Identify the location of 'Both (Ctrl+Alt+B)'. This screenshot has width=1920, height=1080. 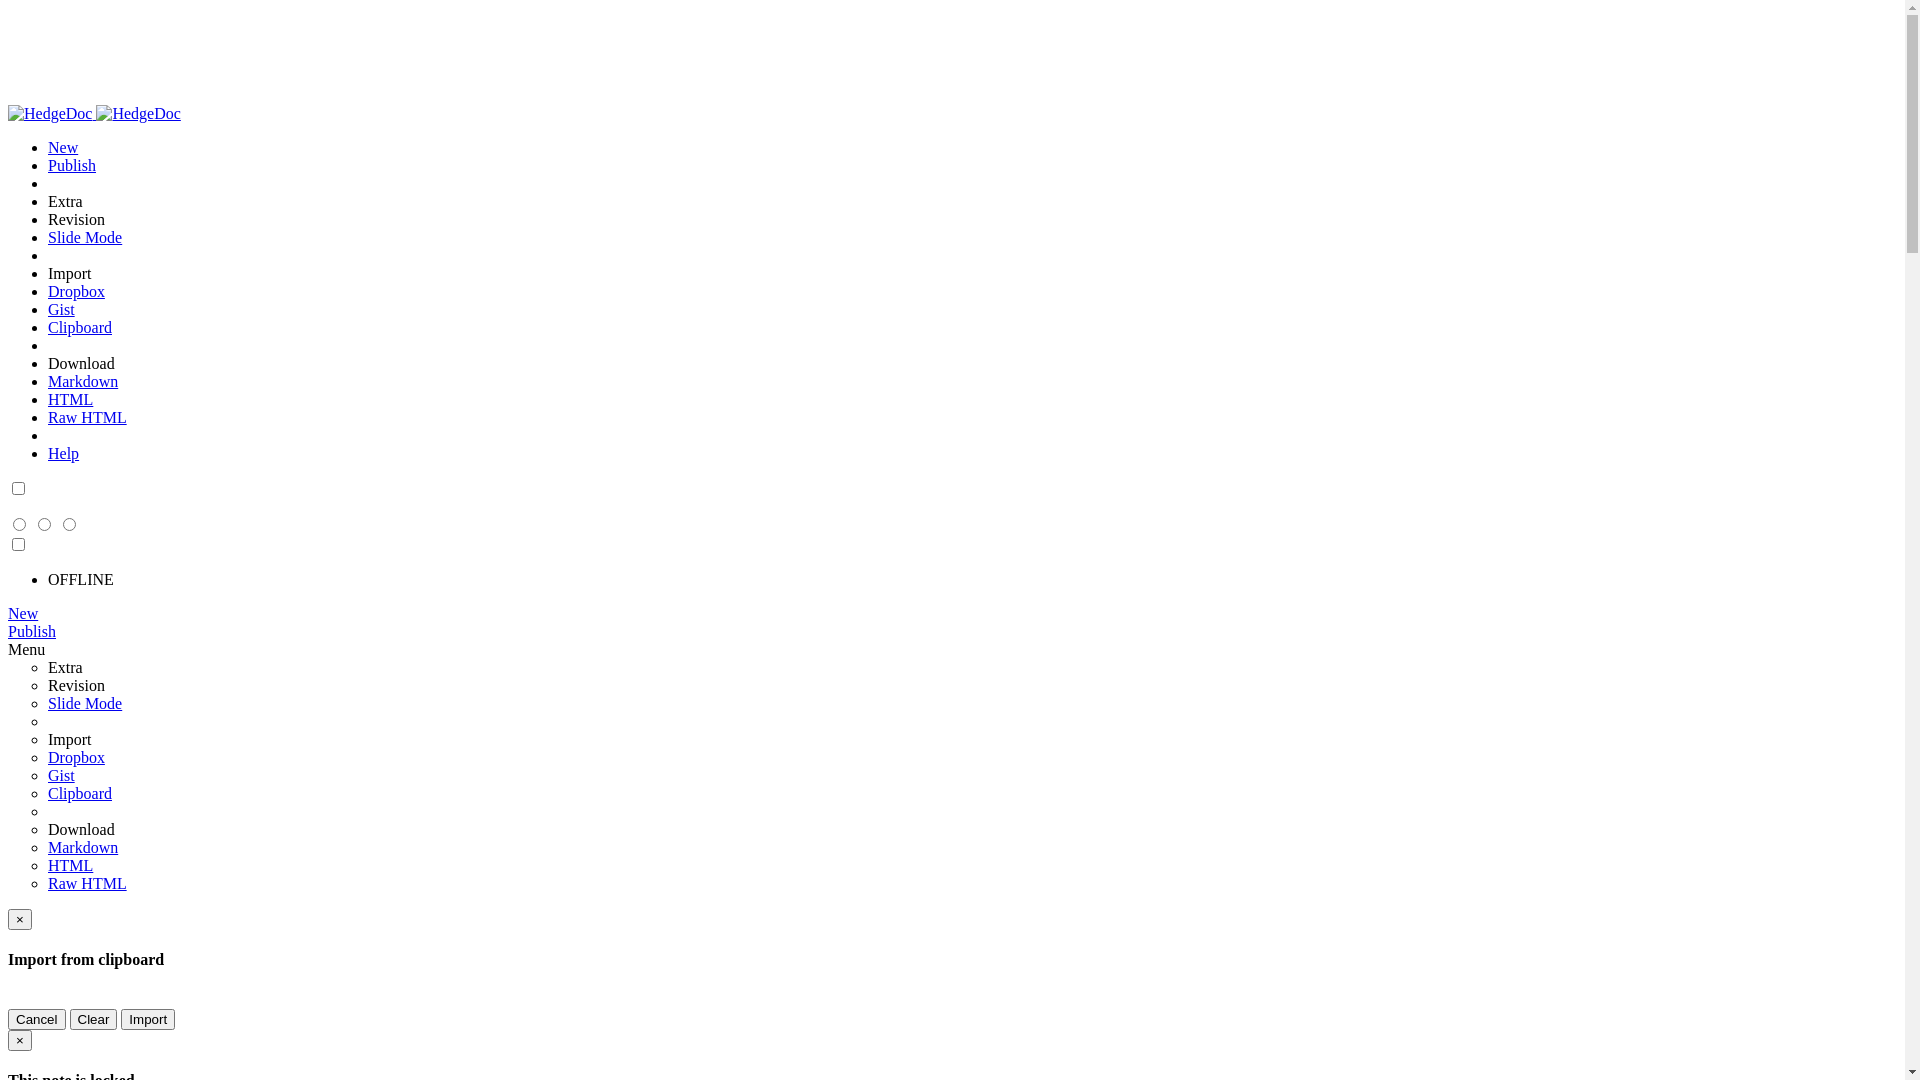
(45, 524).